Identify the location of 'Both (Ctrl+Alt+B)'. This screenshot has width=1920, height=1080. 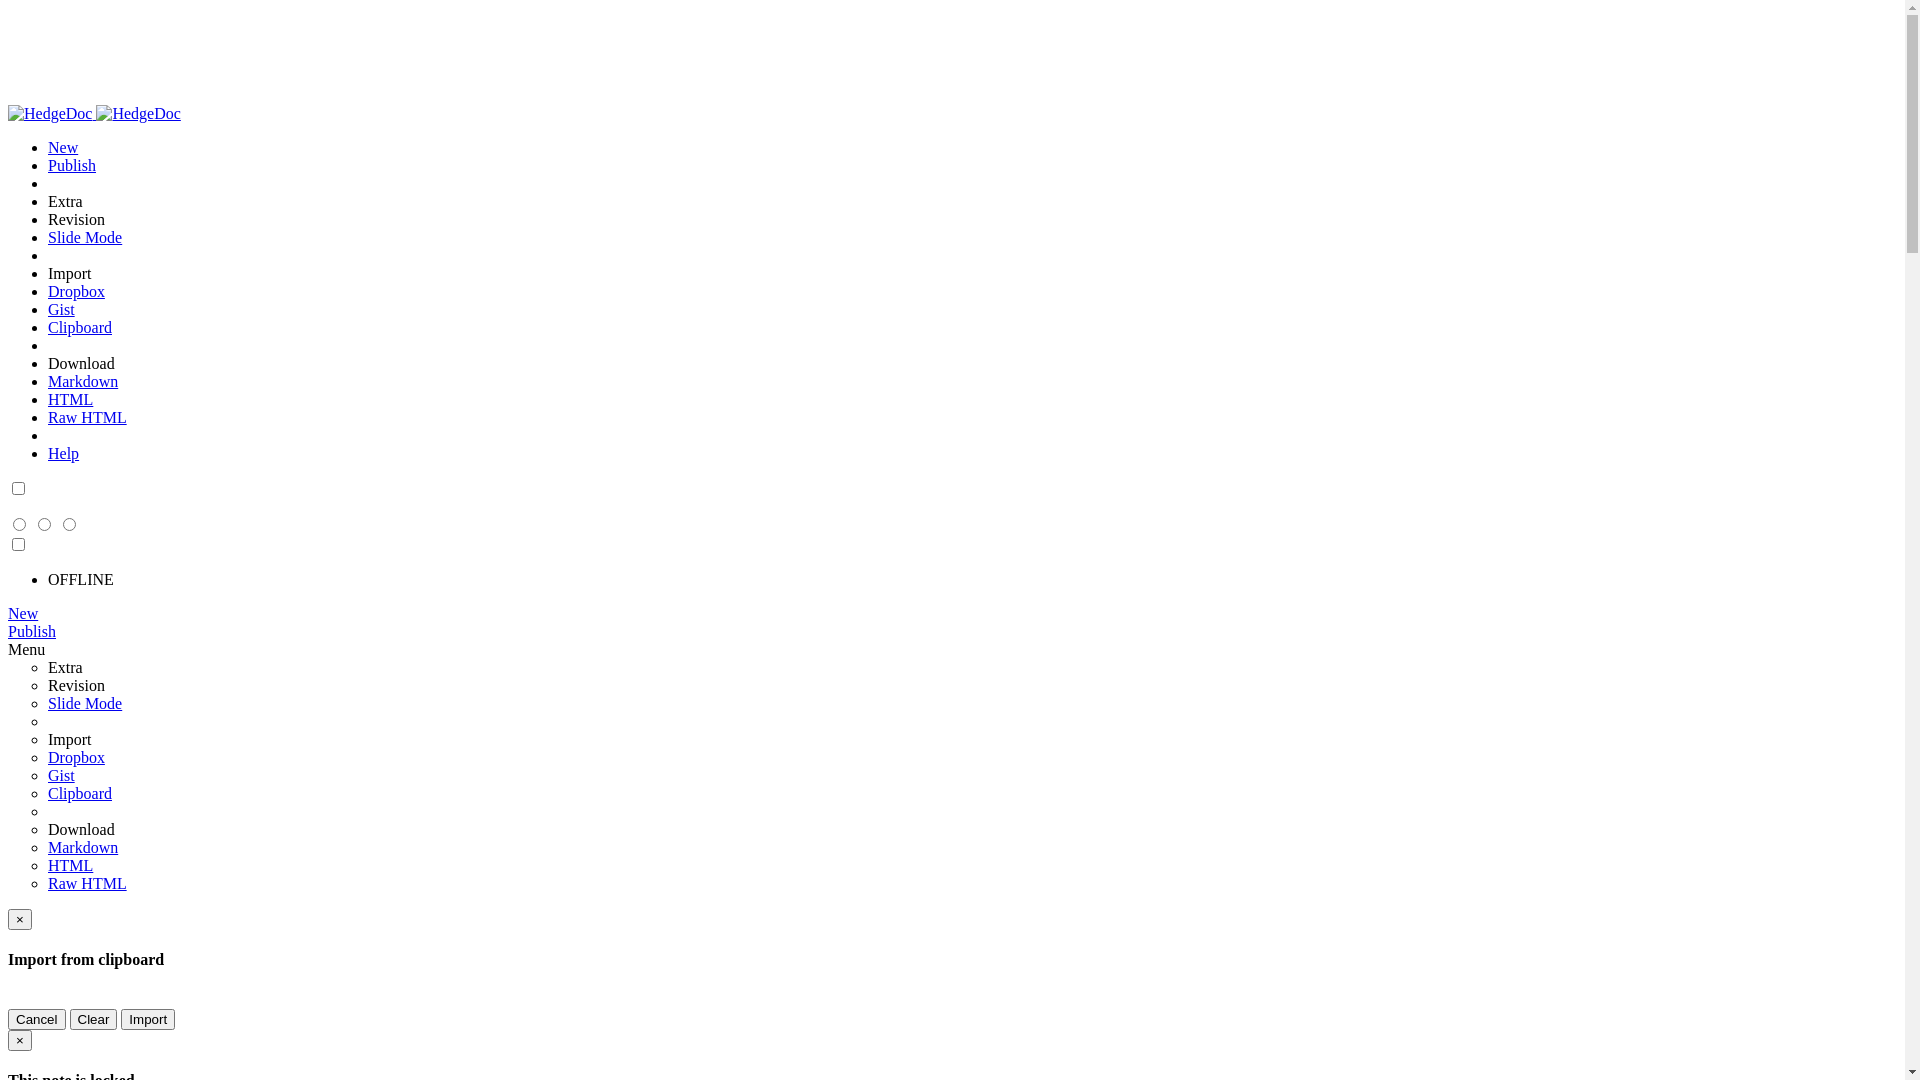
(45, 524).